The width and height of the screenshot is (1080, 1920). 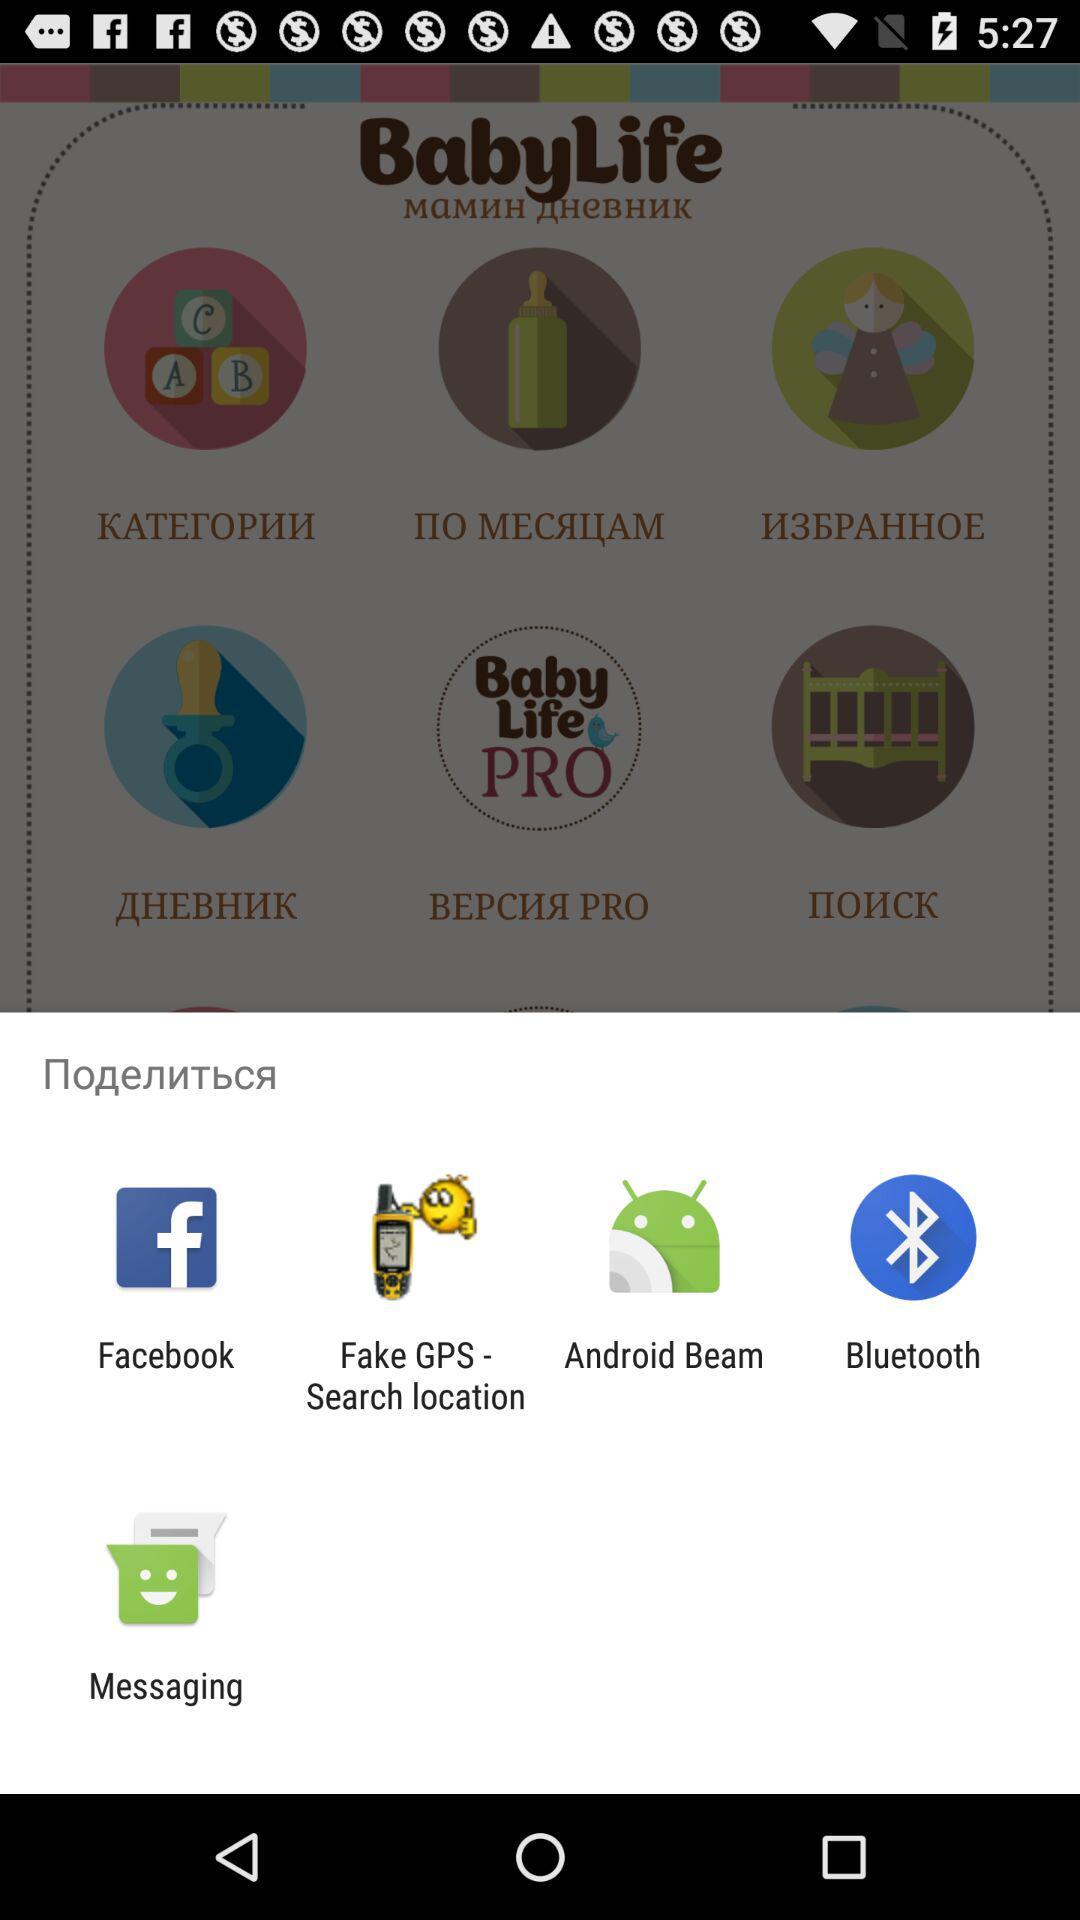 What do you see at coordinates (664, 1374) in the screenshot?
I see `the android beam app` at bounding box center [664, 1374].